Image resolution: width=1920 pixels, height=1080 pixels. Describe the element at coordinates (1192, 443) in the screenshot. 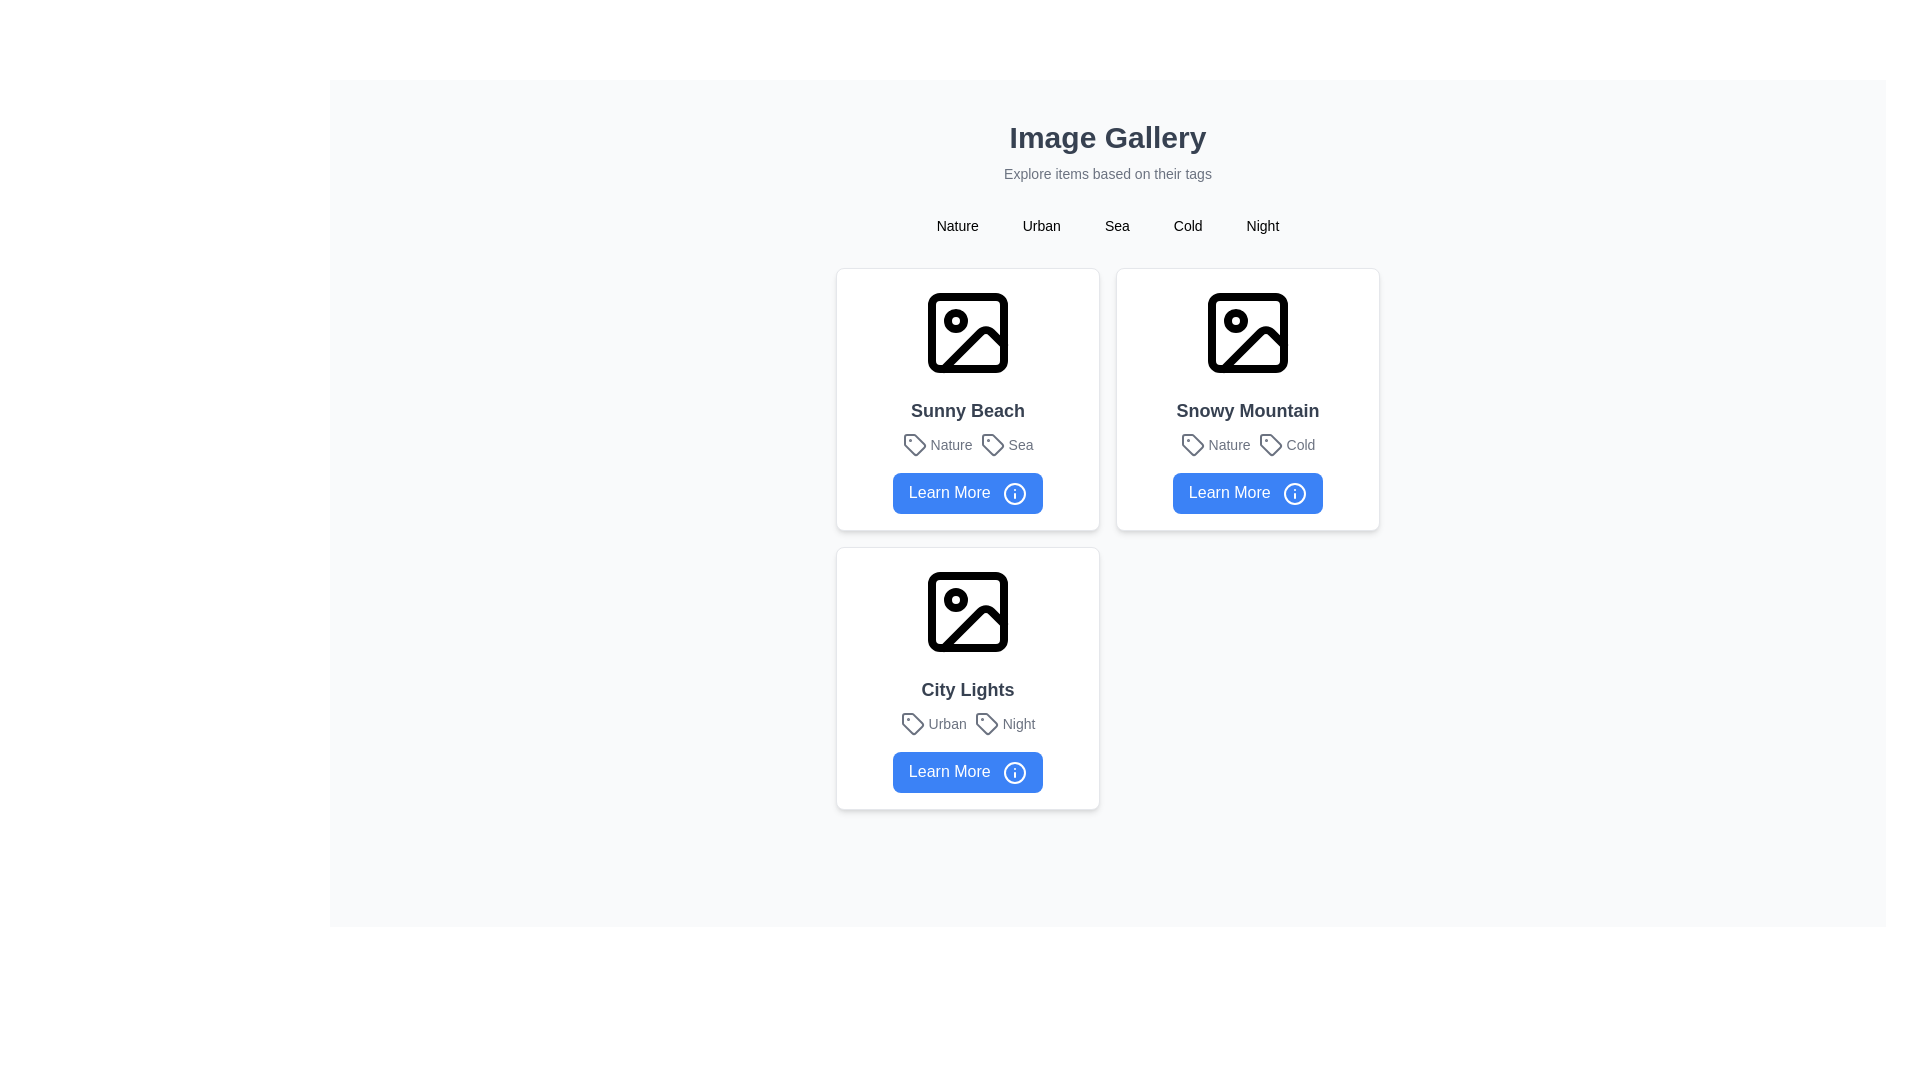

I see `the small tag icon with rounded edges and a hole near one corner, styled with a minimalist black outline, located within the 'Nature' label of the second card titled 'Snowy Mountain' in the grid of the image gallery` at that location.